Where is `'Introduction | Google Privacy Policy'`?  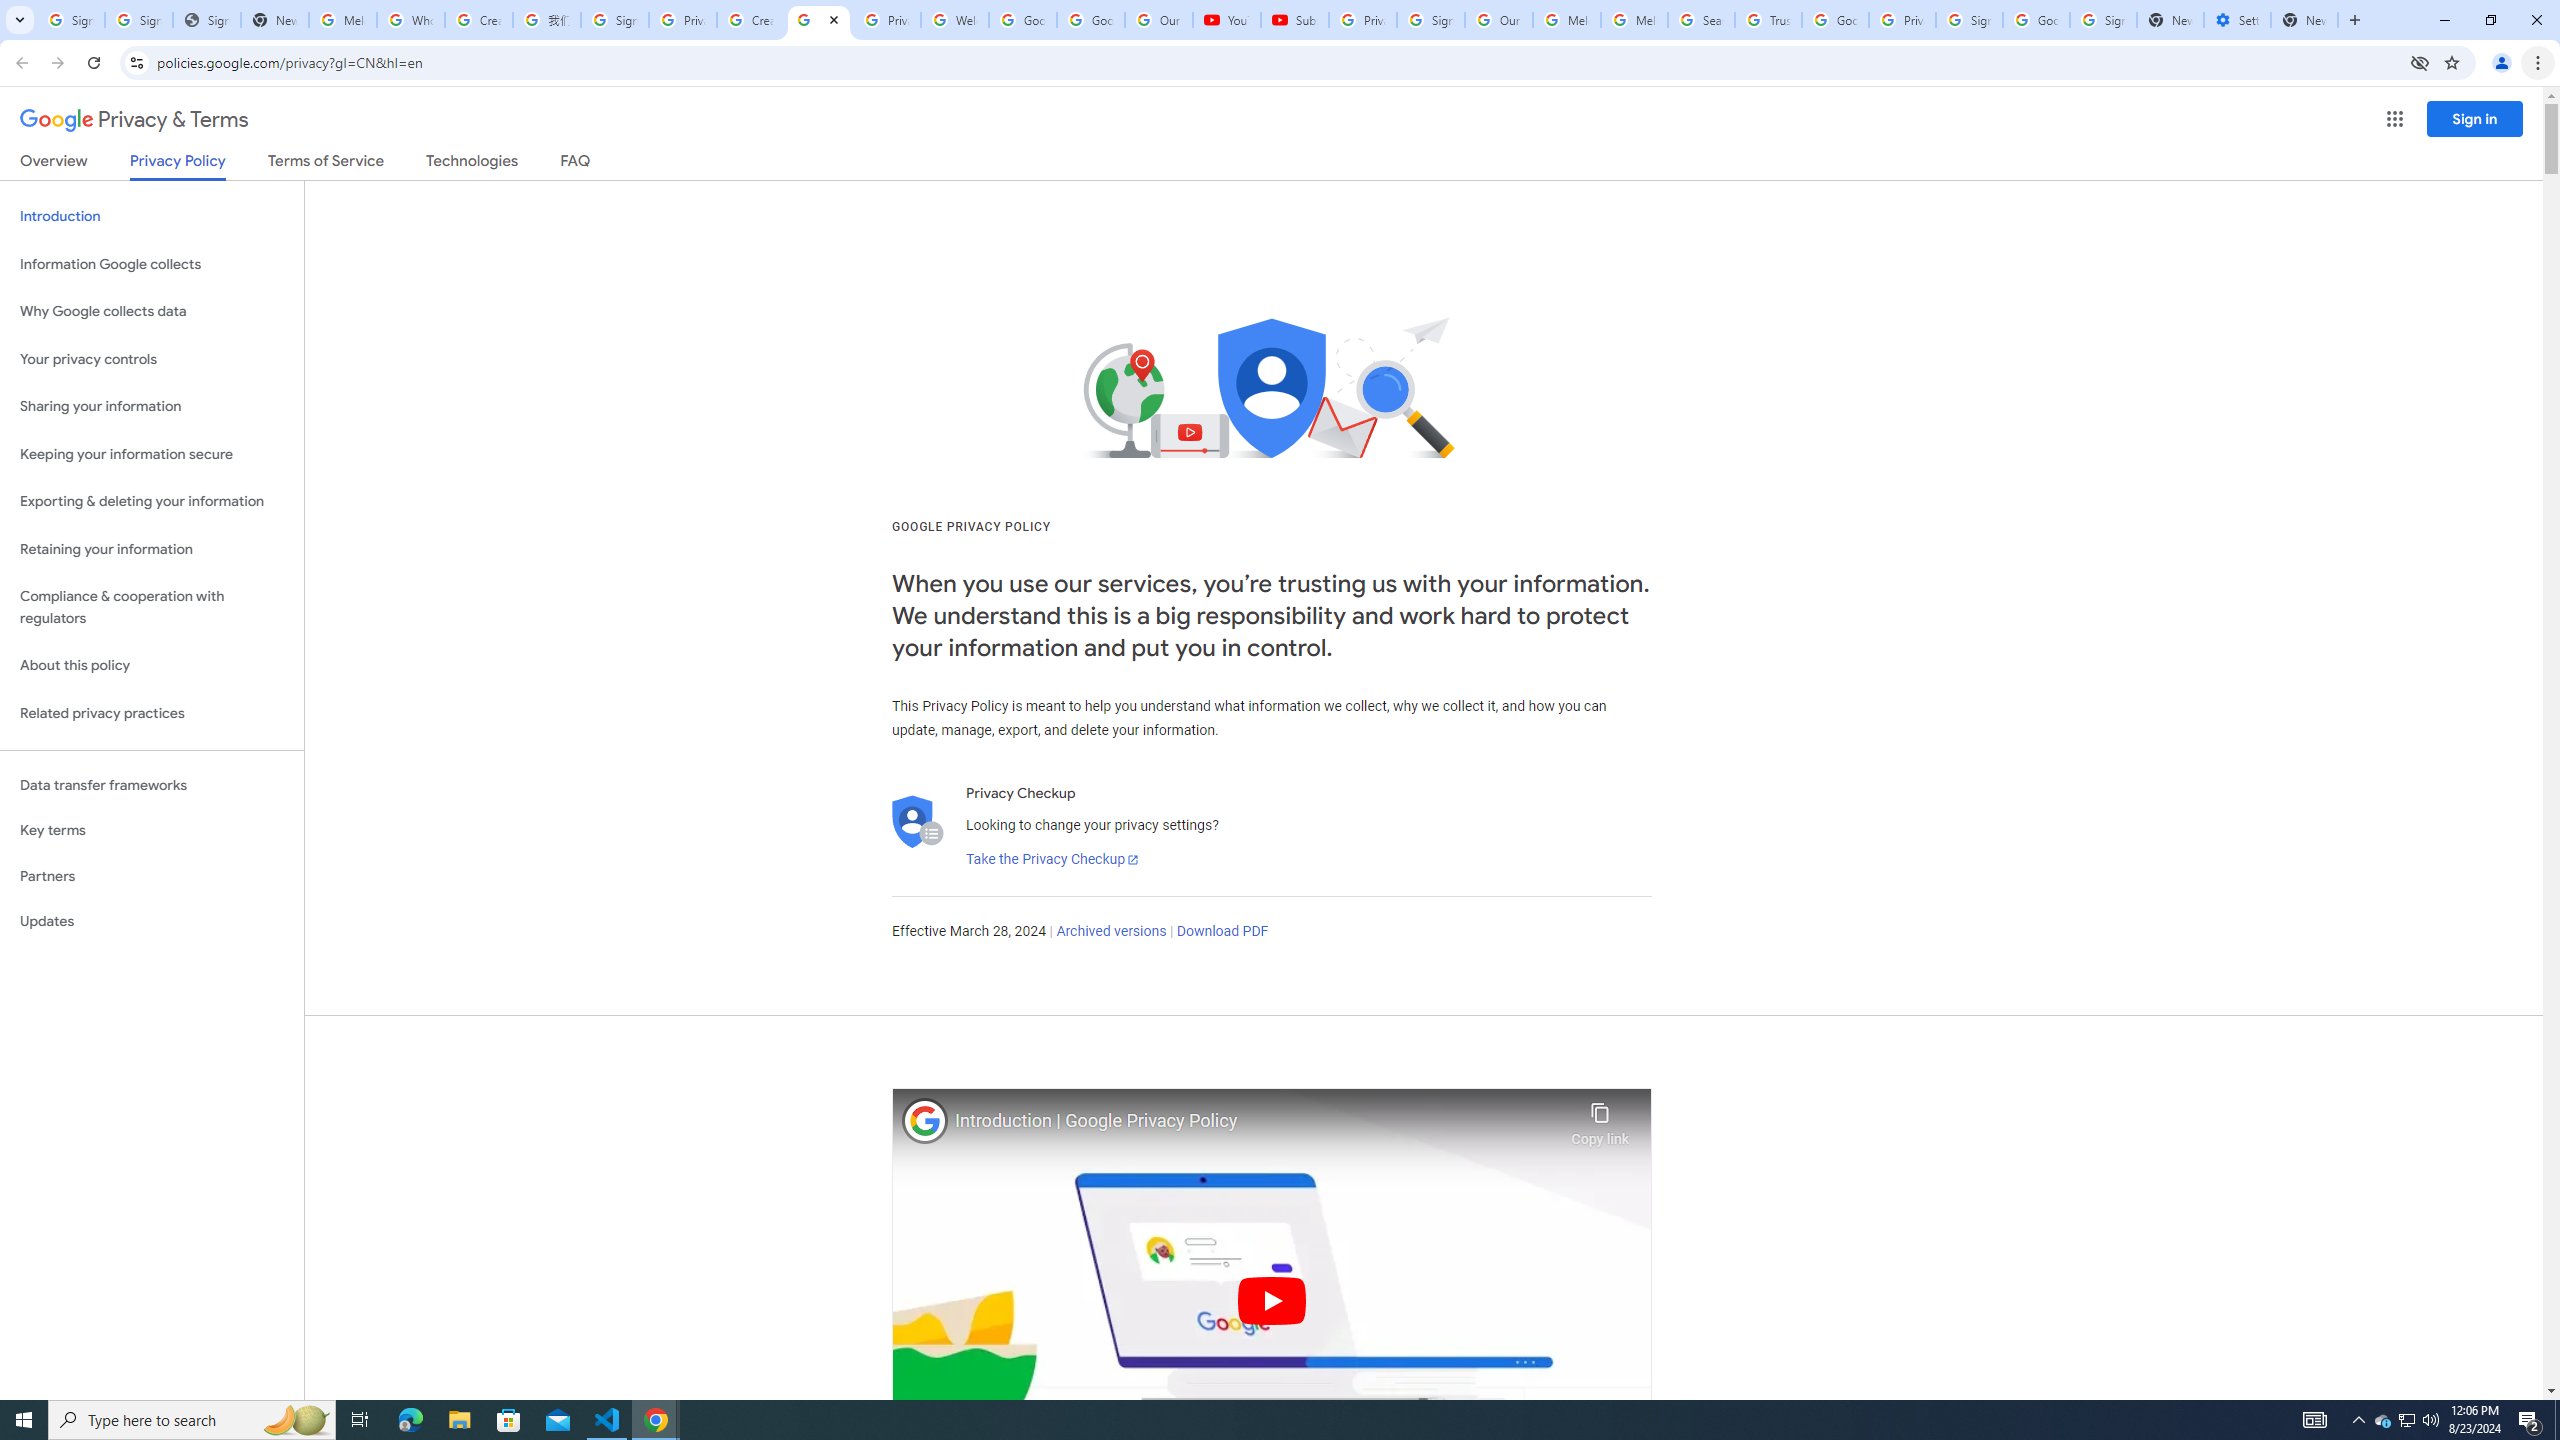 'Introduction | Google Privacy Policy' is located at coordinates (1257, 1121).